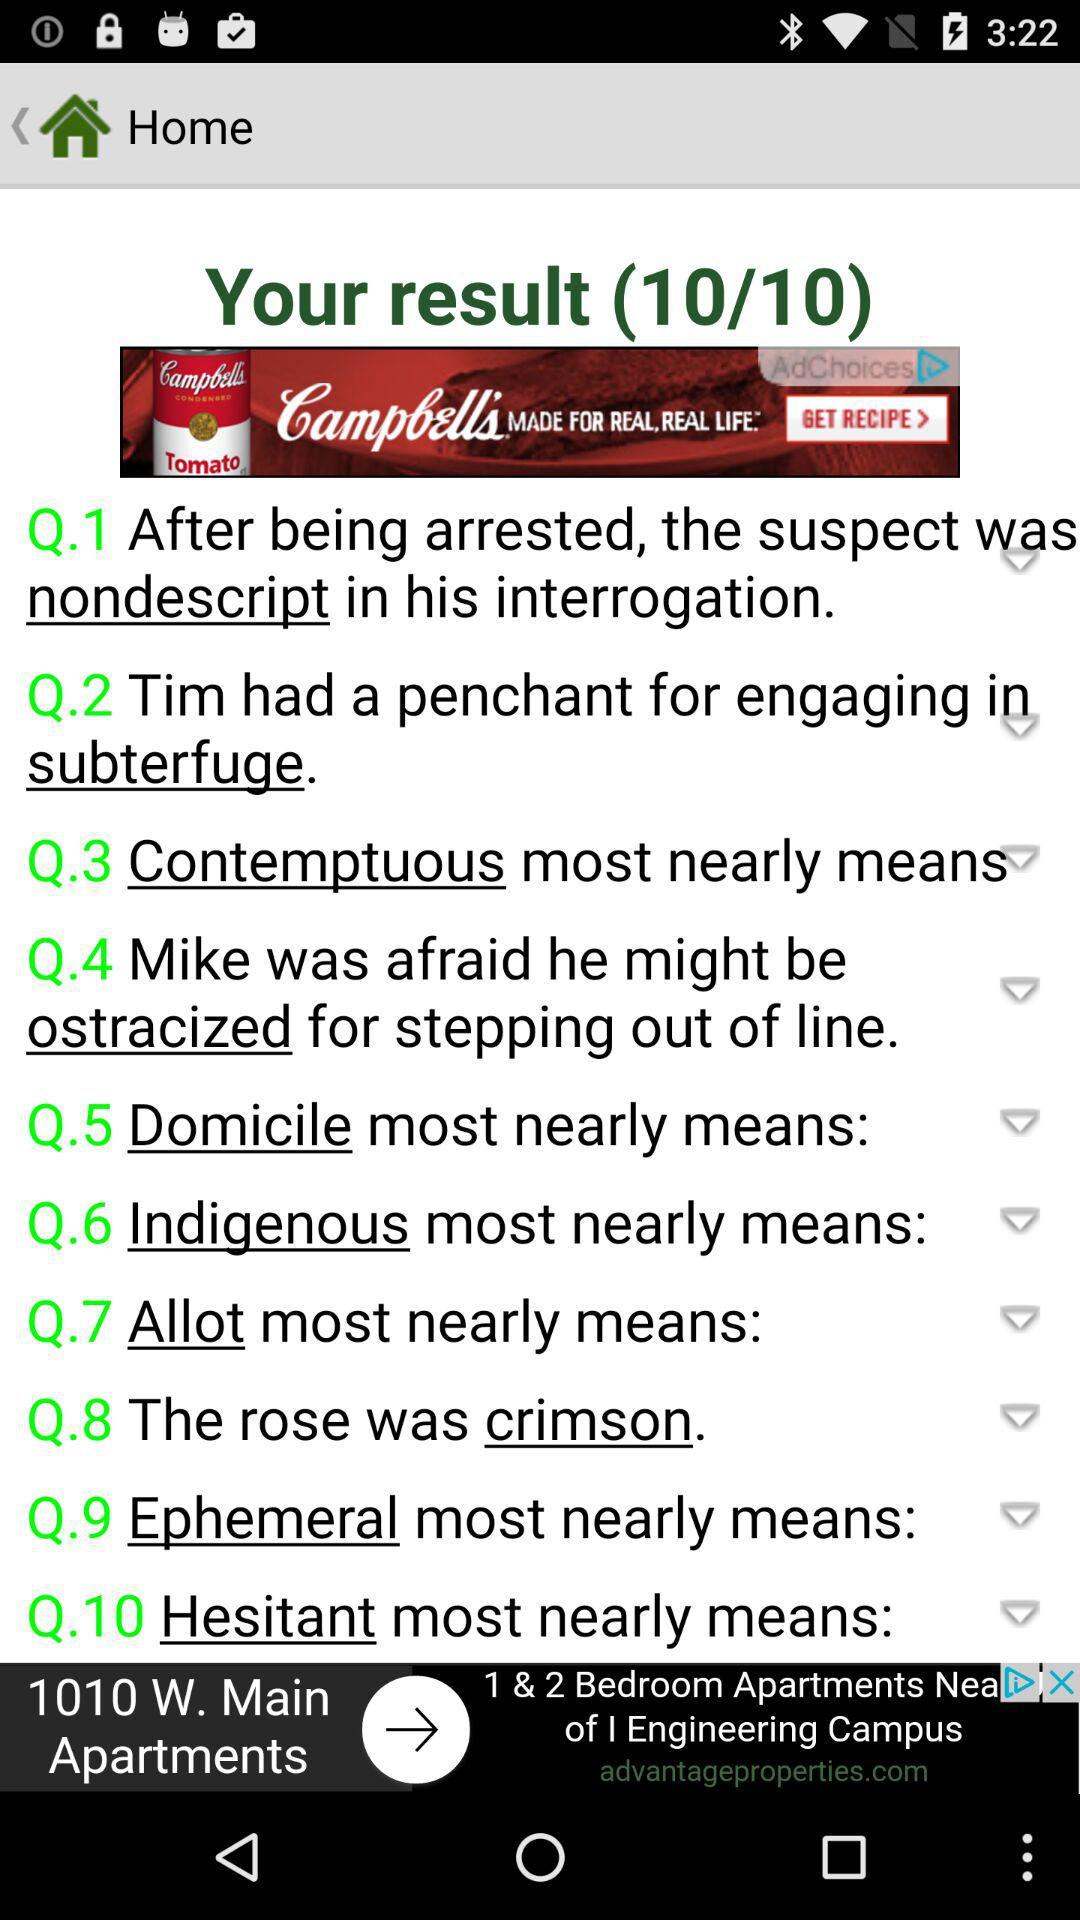 The height and width of the screenshot is (1920, 1080). What do you see at coordinates (540, 411) in the screenshot?
I see `clickable advertisement` at bounding box center [540, 411].